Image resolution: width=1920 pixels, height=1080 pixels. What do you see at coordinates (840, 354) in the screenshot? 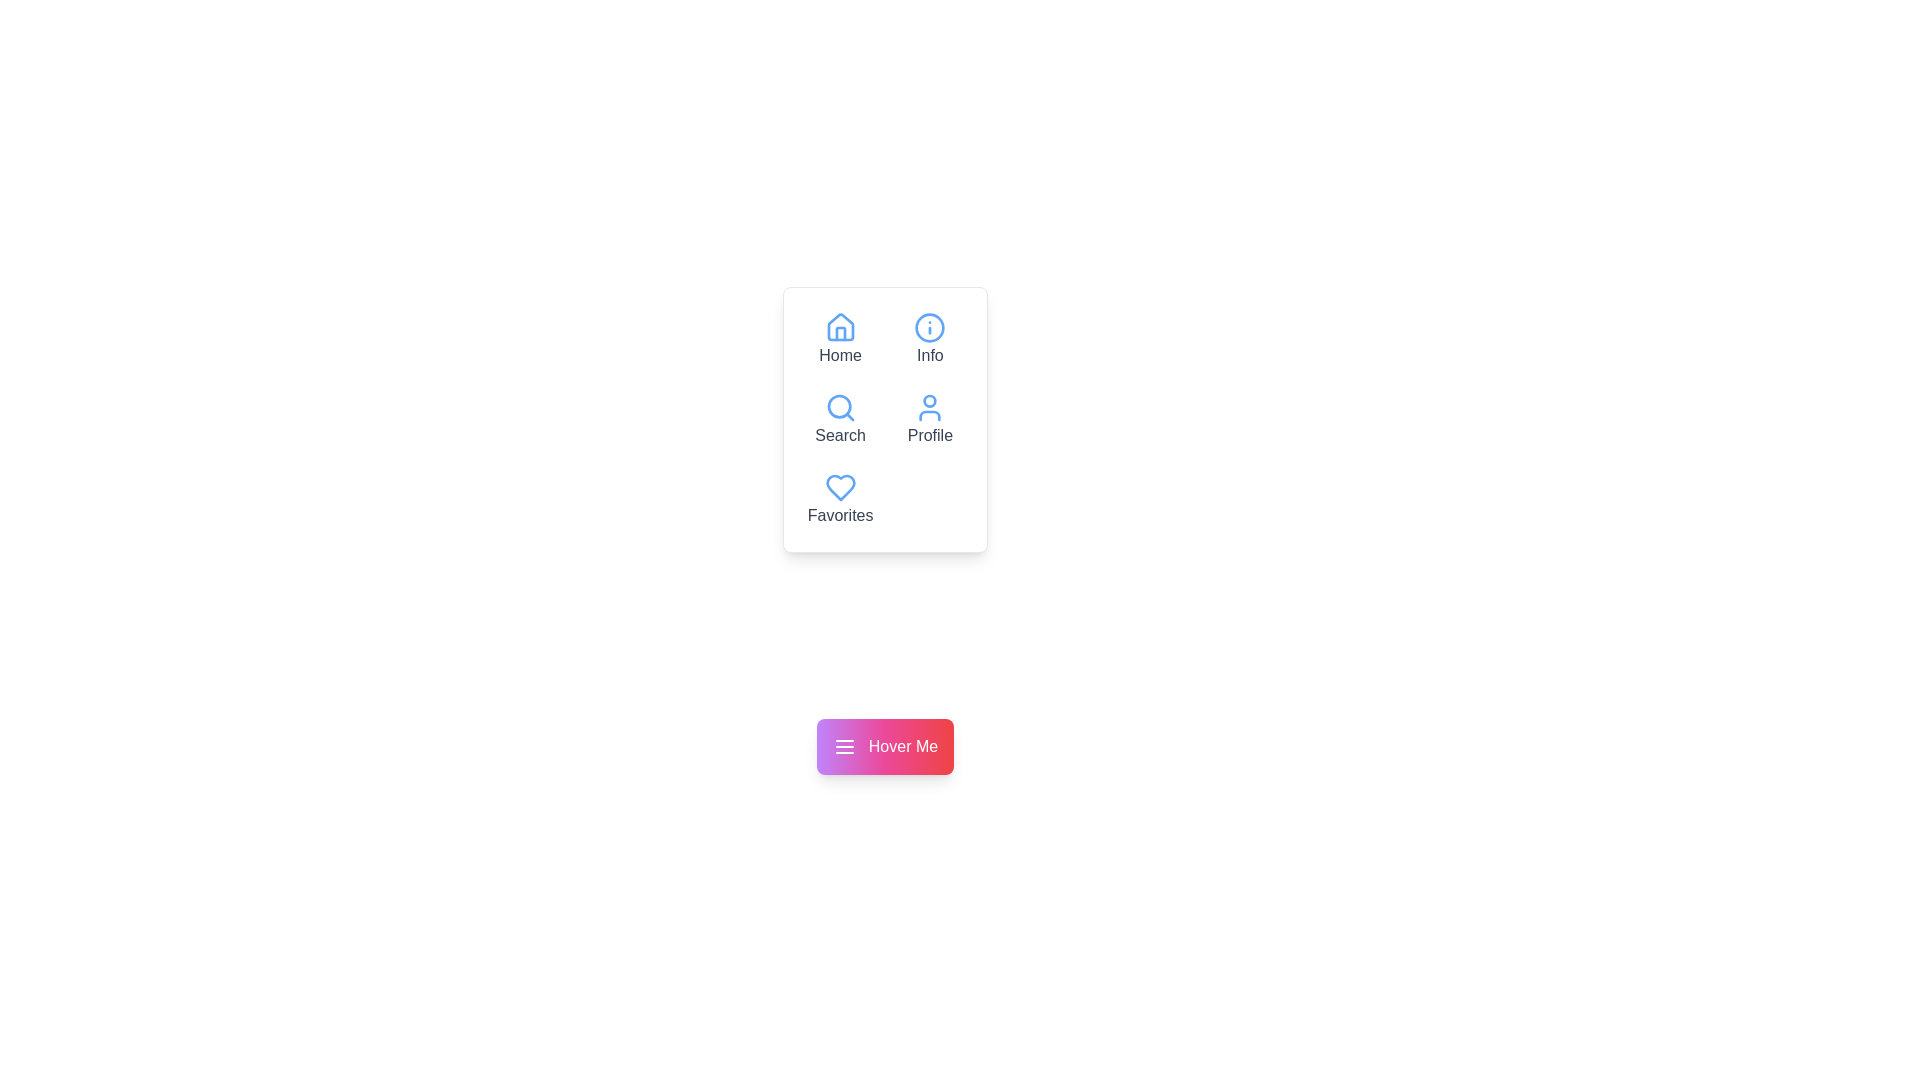
I see `the 'Home' text label, which is displayed in gray and positioned below the house icon in a minimalistic user interface` at bounding box center [840, 354].